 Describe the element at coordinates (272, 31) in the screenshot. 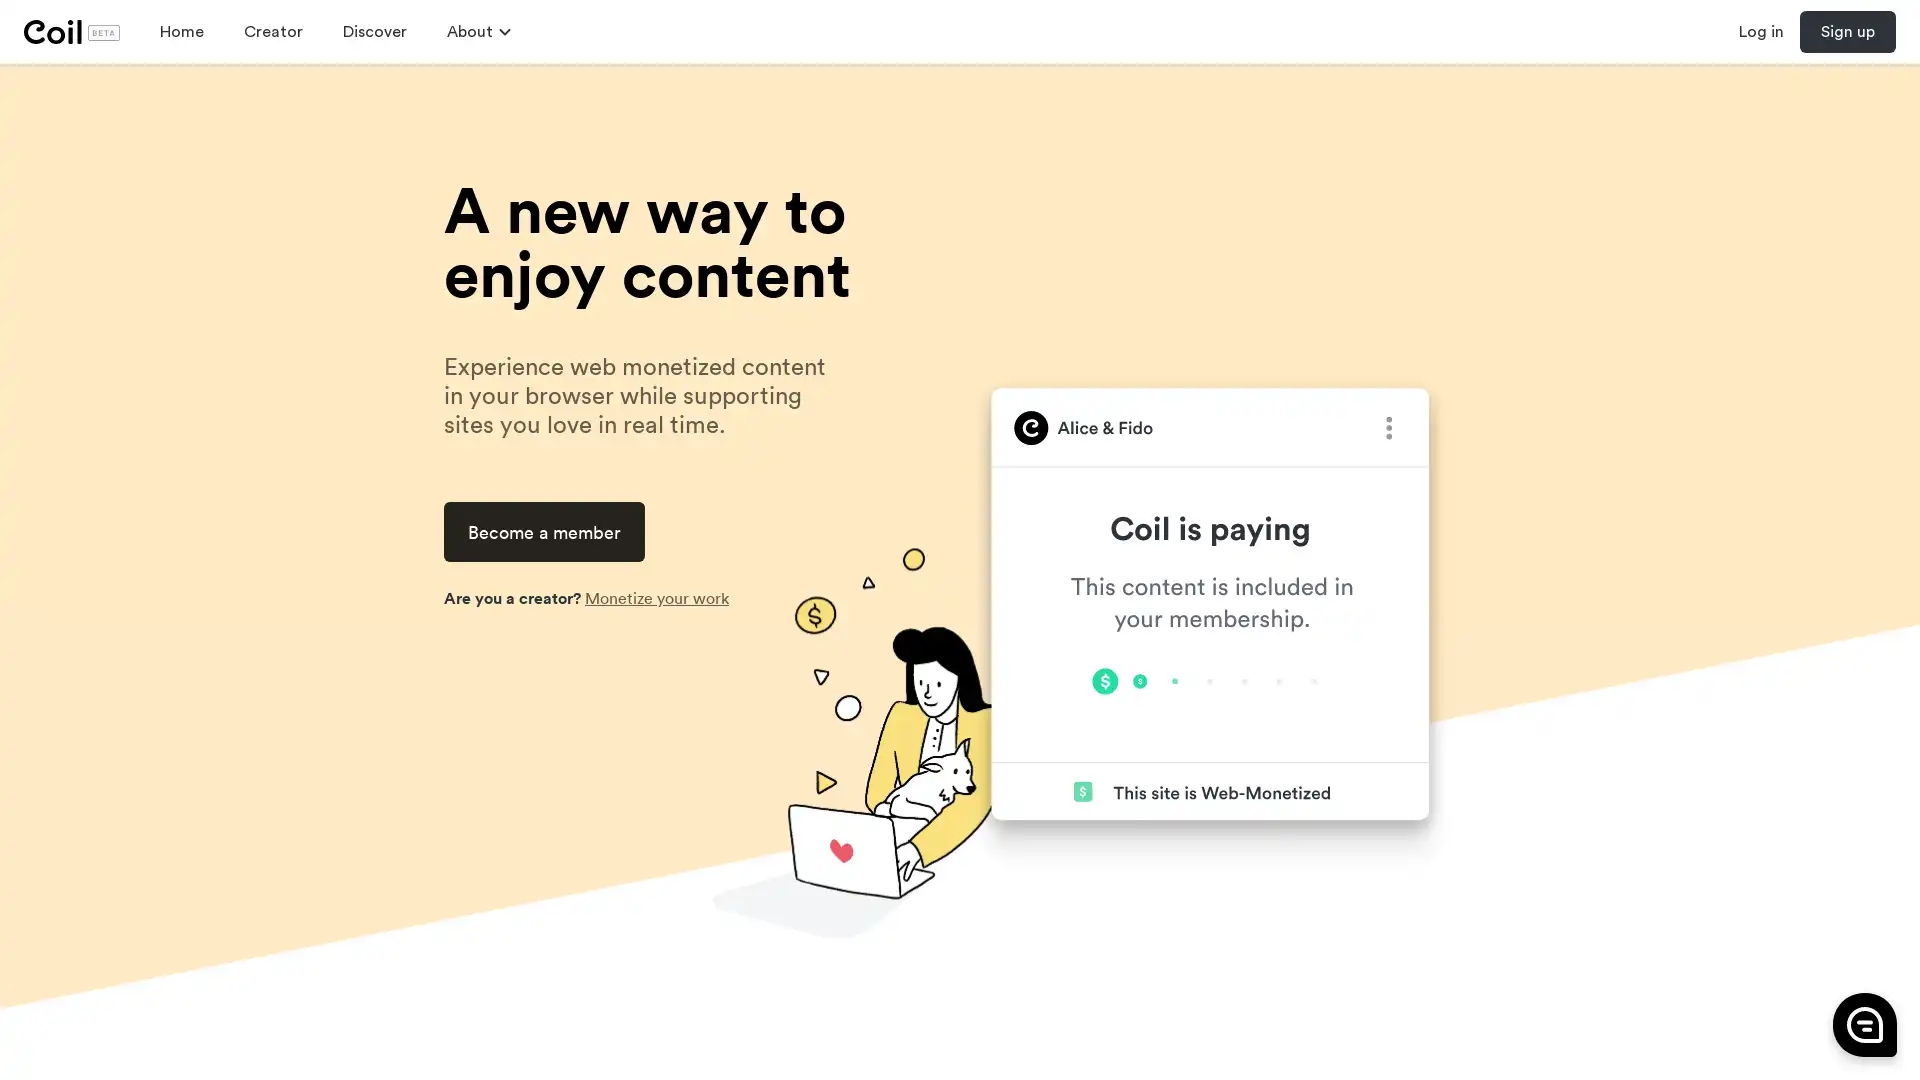

I see `Creator` at that location.